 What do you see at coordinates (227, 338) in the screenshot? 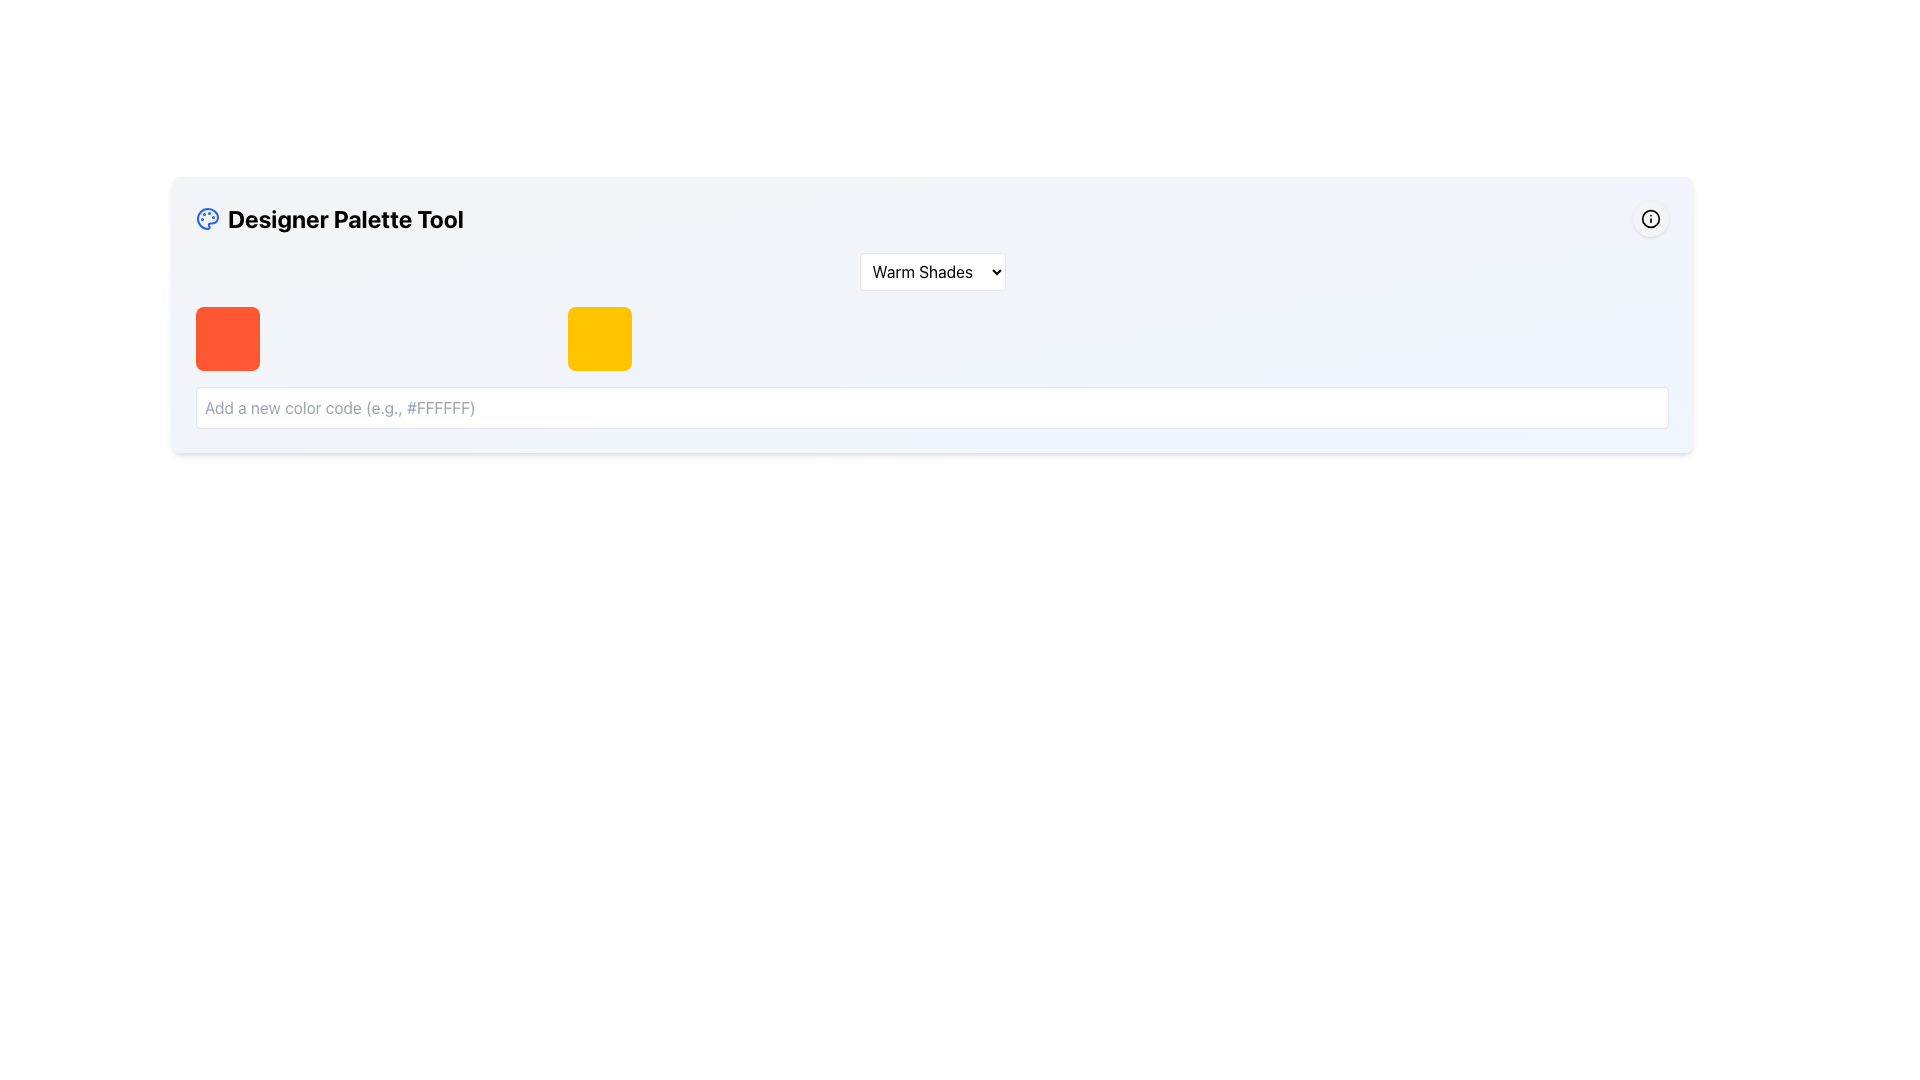
I see `the square Visual Icon or Color Block element with a solid orange-red background located in the upper-left area of the grid layout` at bounding box center [227, 338].